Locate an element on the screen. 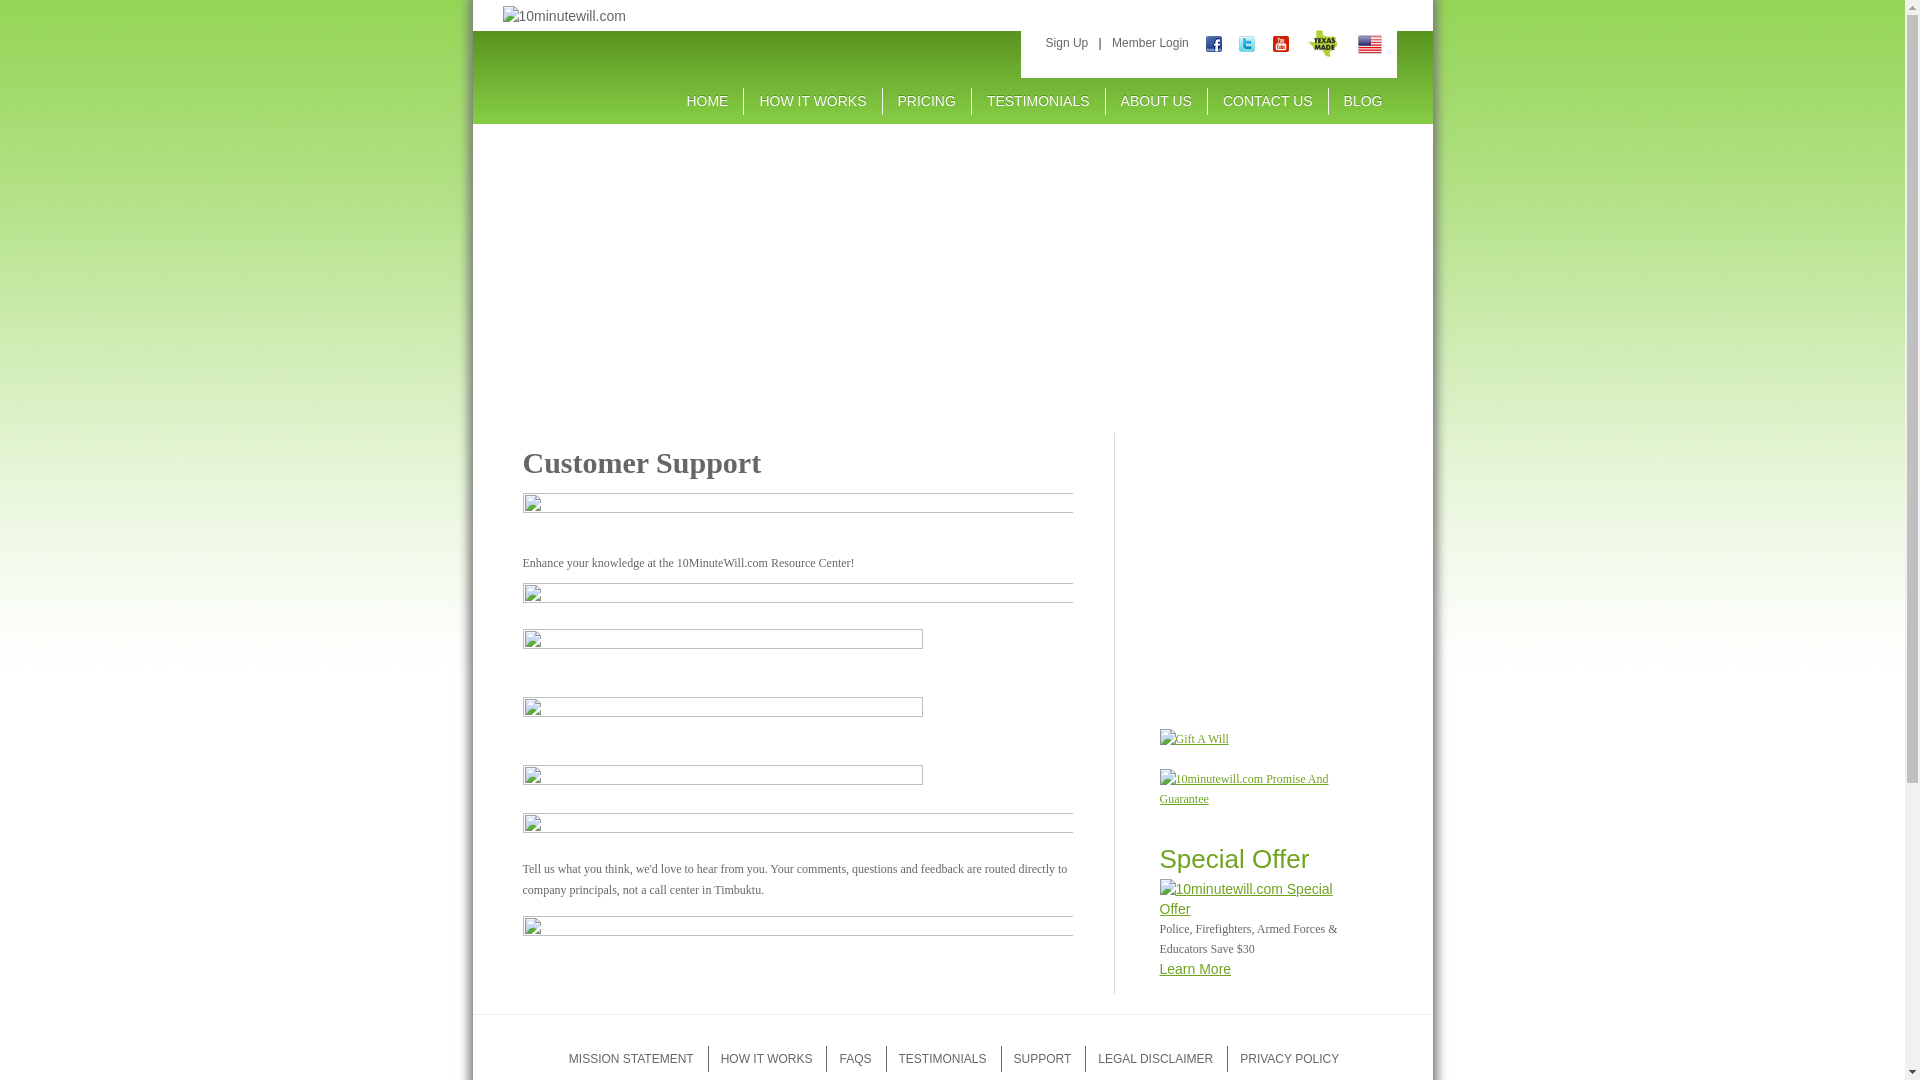  'PRIVACY POLICY' is located at coordinates (1289, 1058).